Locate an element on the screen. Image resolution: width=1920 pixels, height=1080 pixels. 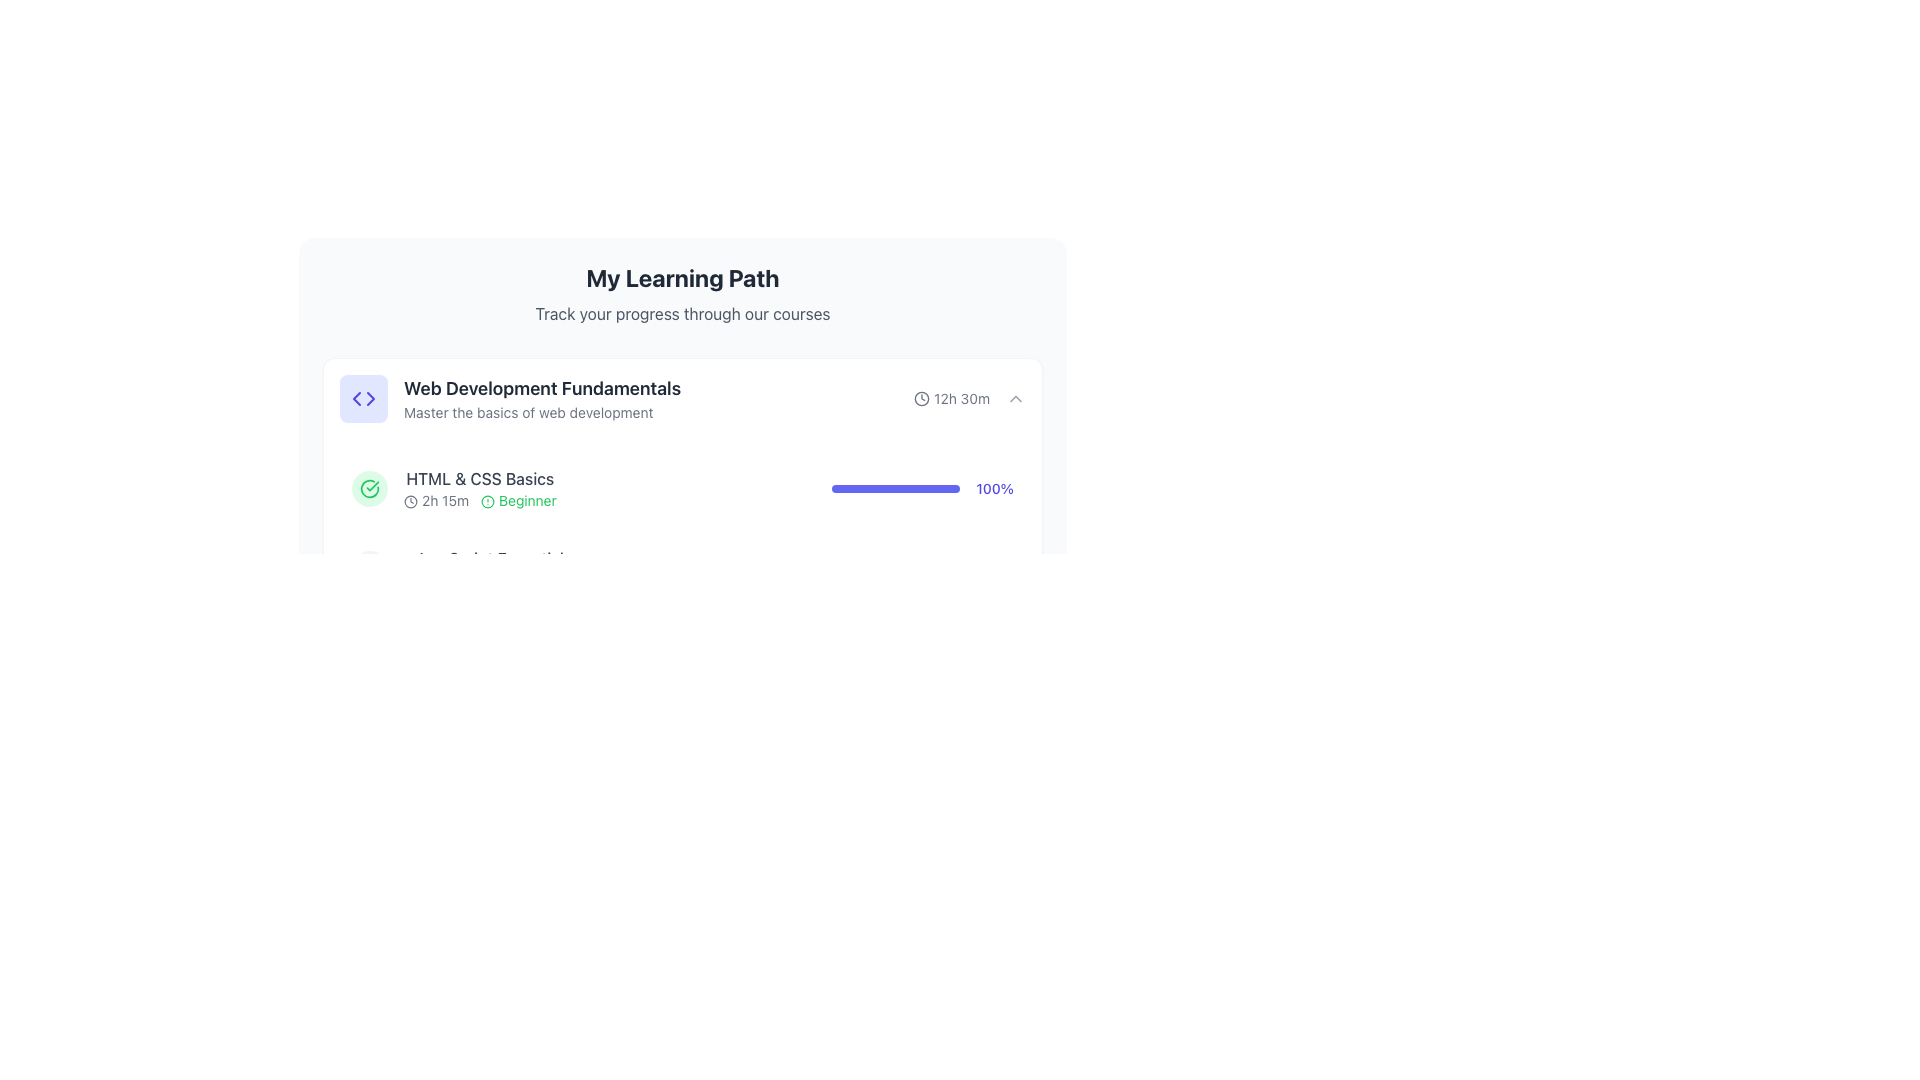
the compound UI component representing the completed learning module titled 'Web Development Fundamentals' for additional options is located at coordinates (682, 489).